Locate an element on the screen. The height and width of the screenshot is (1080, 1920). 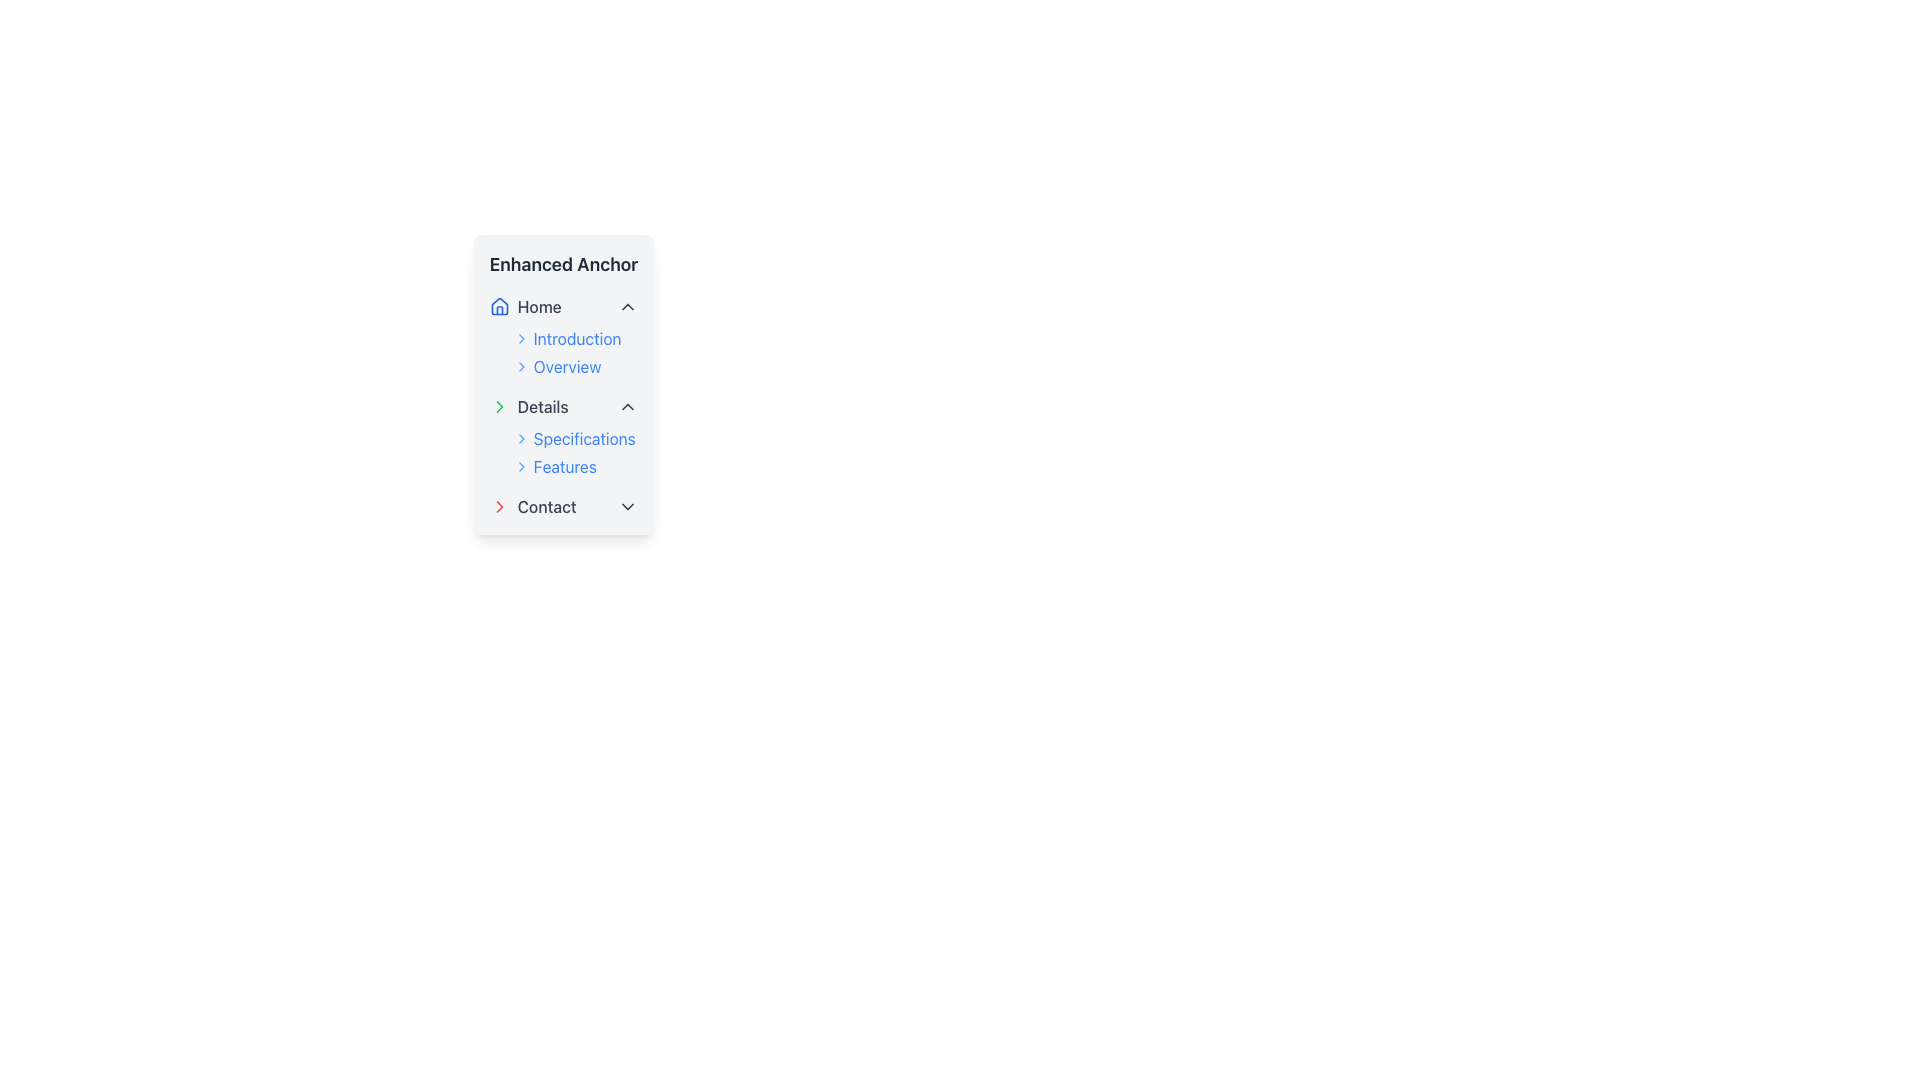
the 'Home' text label located to the right of the icon in the Enhanced Anchor navigation menu is located at coordinates (539, 307).